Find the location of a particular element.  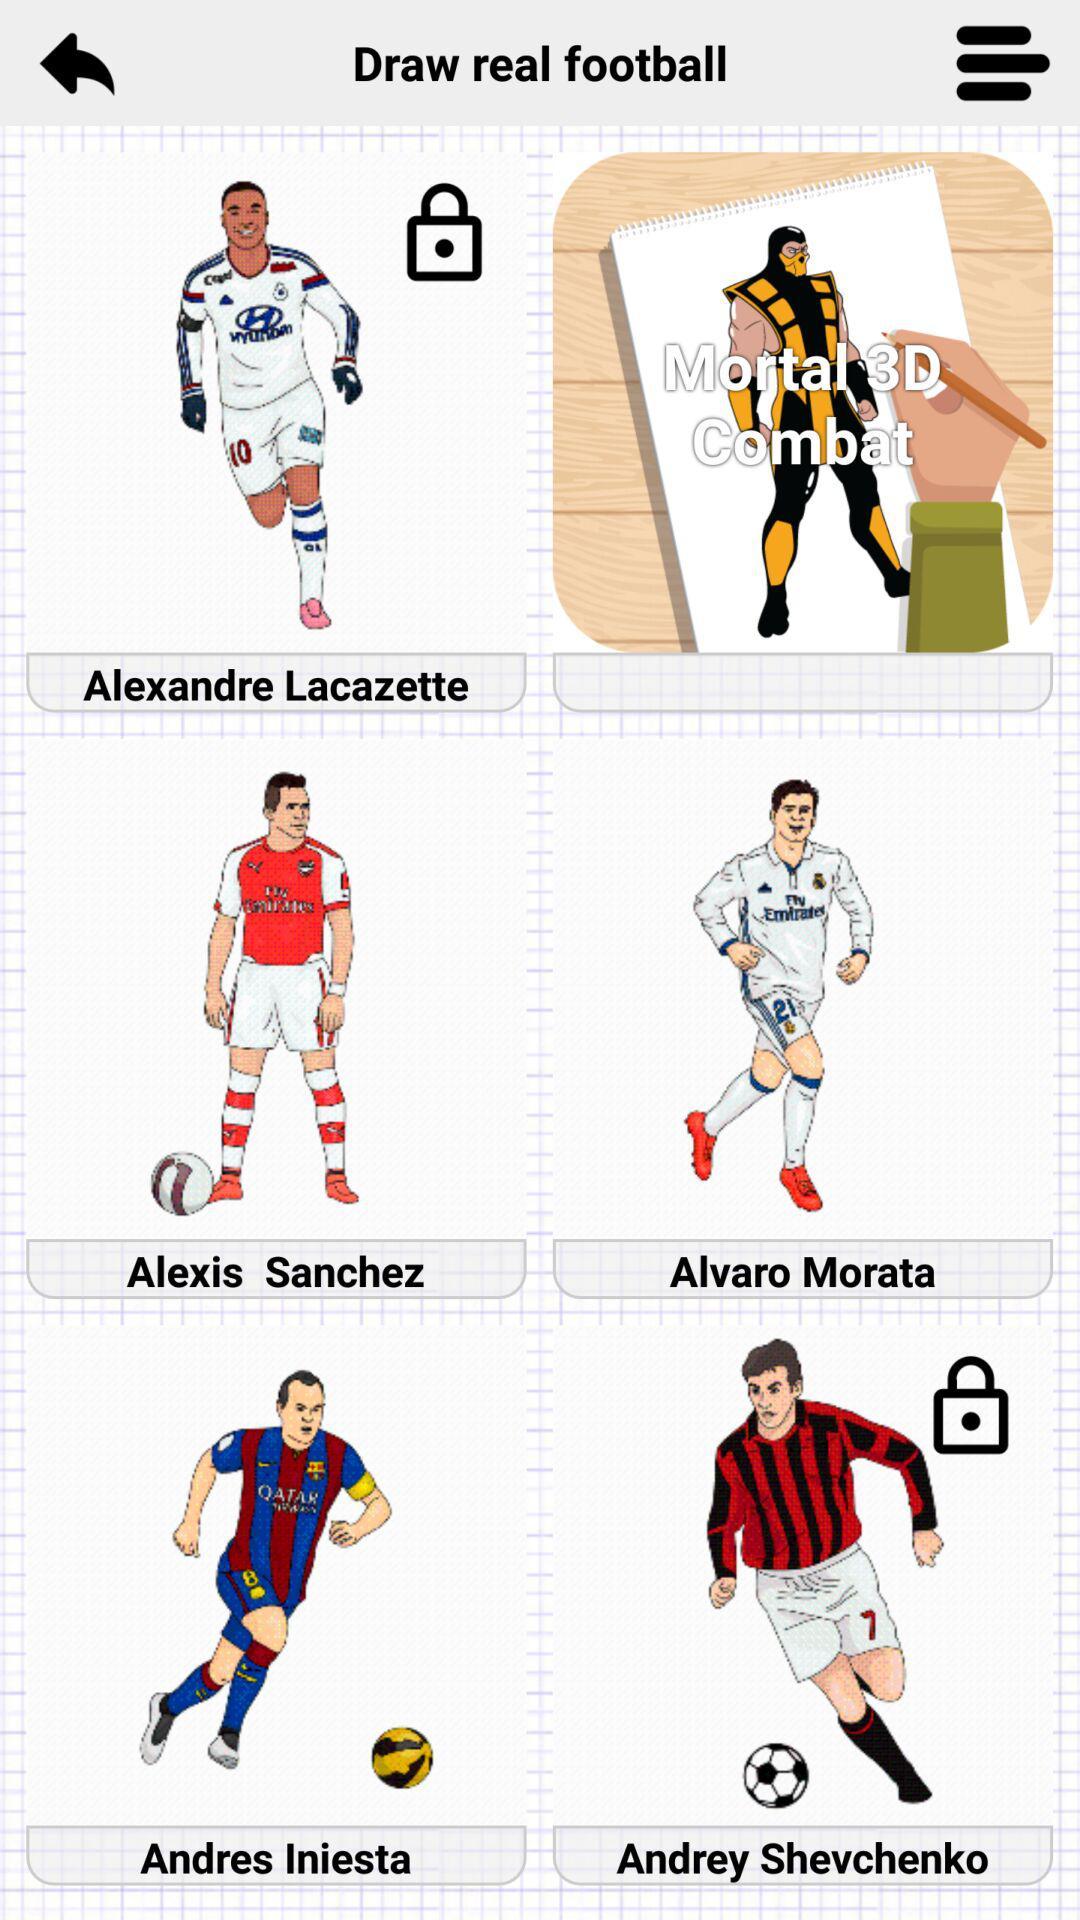

menu button is located at coordinates (1003, 62).